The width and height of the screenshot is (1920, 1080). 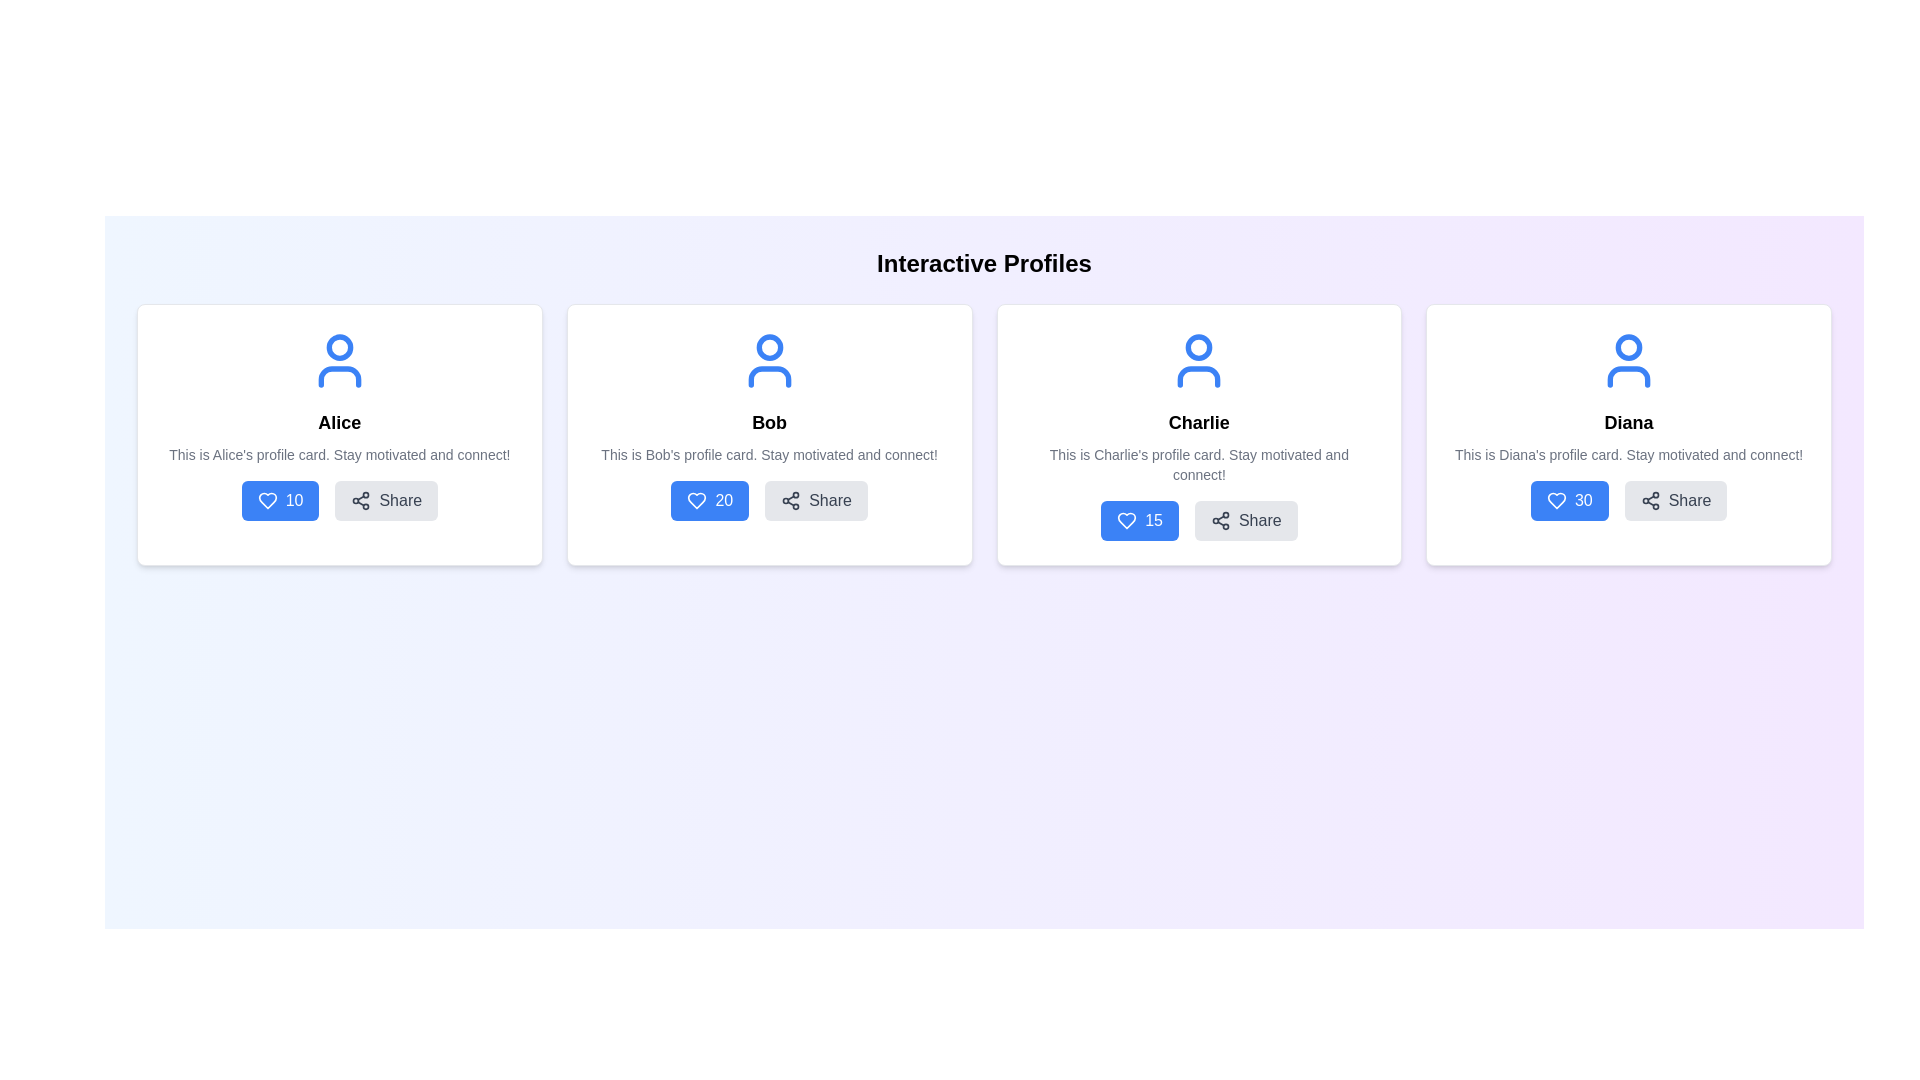 I want to click on the 'Share' button located in the lower section of Alice's profile card, so click(x=386, y=500).